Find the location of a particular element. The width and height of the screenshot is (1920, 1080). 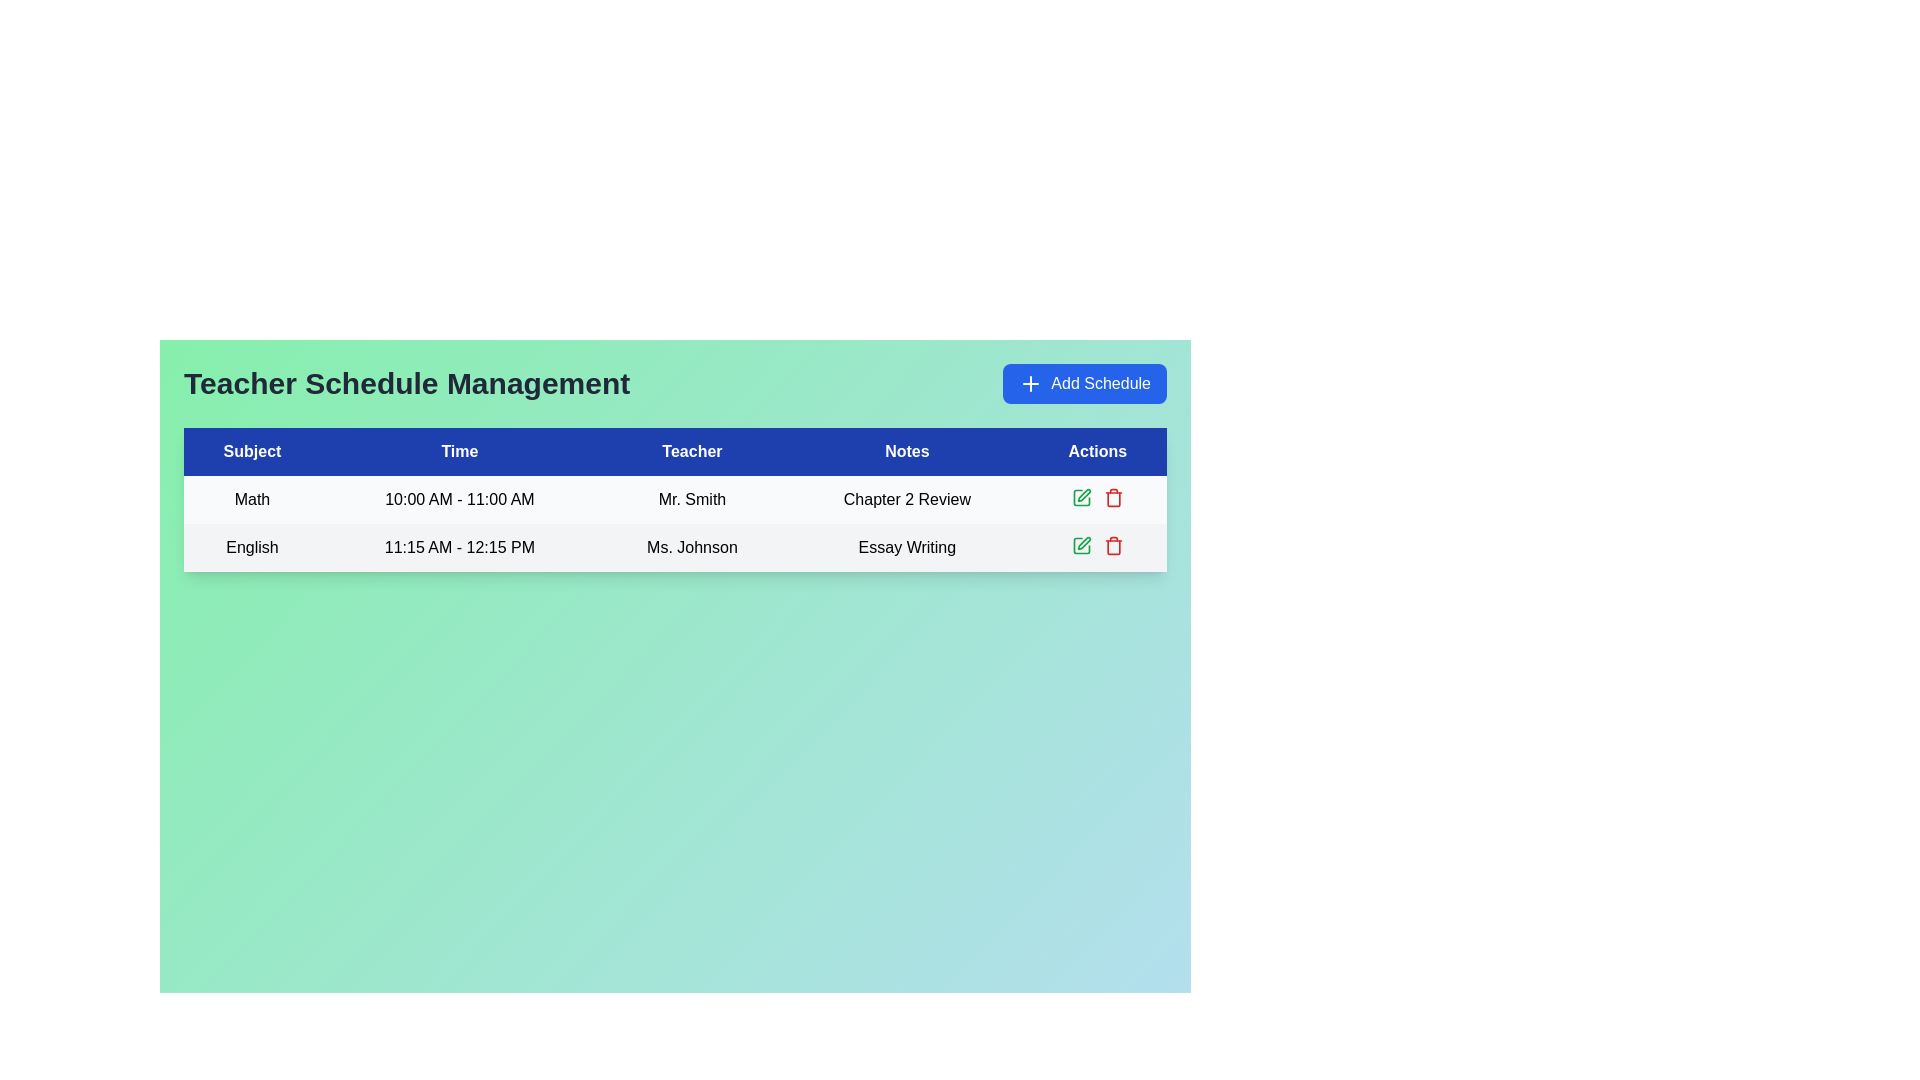

the delete button located in the 'Actions' column of the second row within the table structure for the English subject entry is located at coordinates (1112, 496).